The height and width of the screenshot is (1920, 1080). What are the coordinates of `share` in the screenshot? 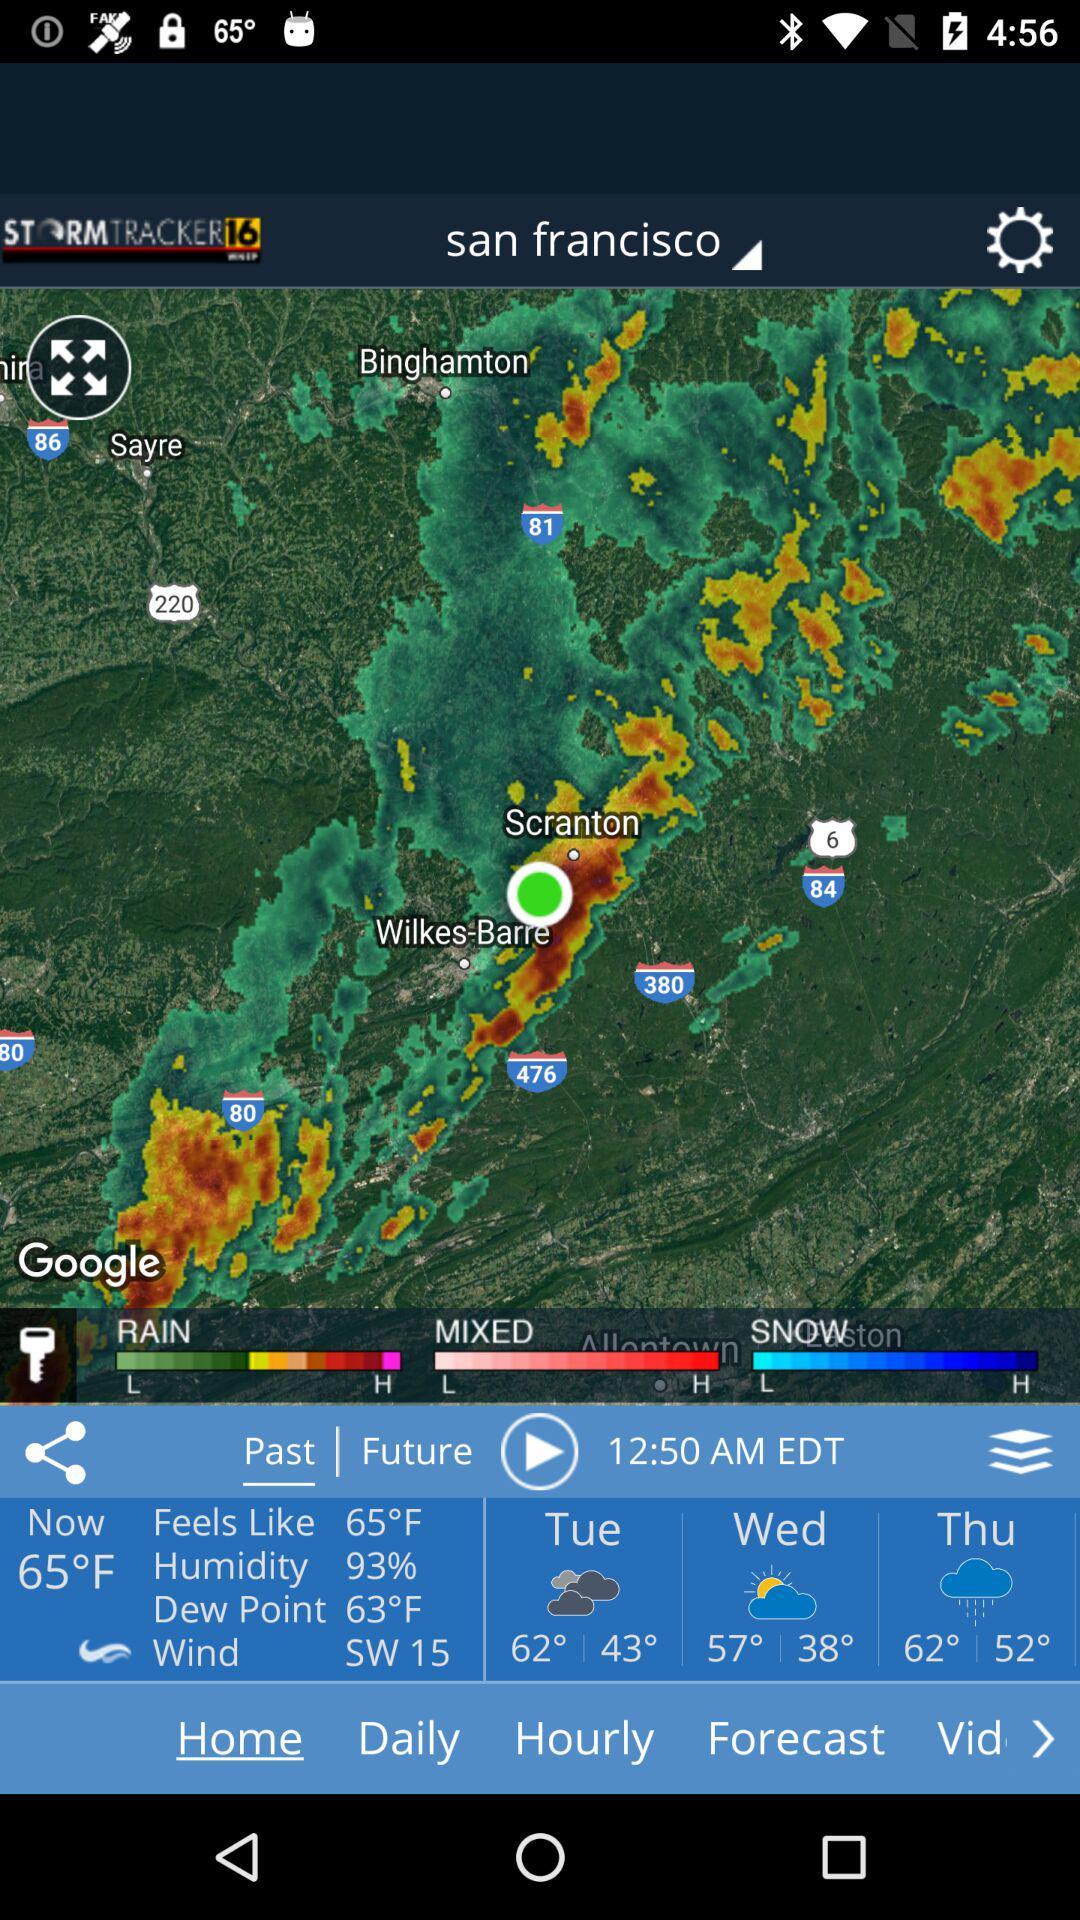 It's located at (58, 1451).